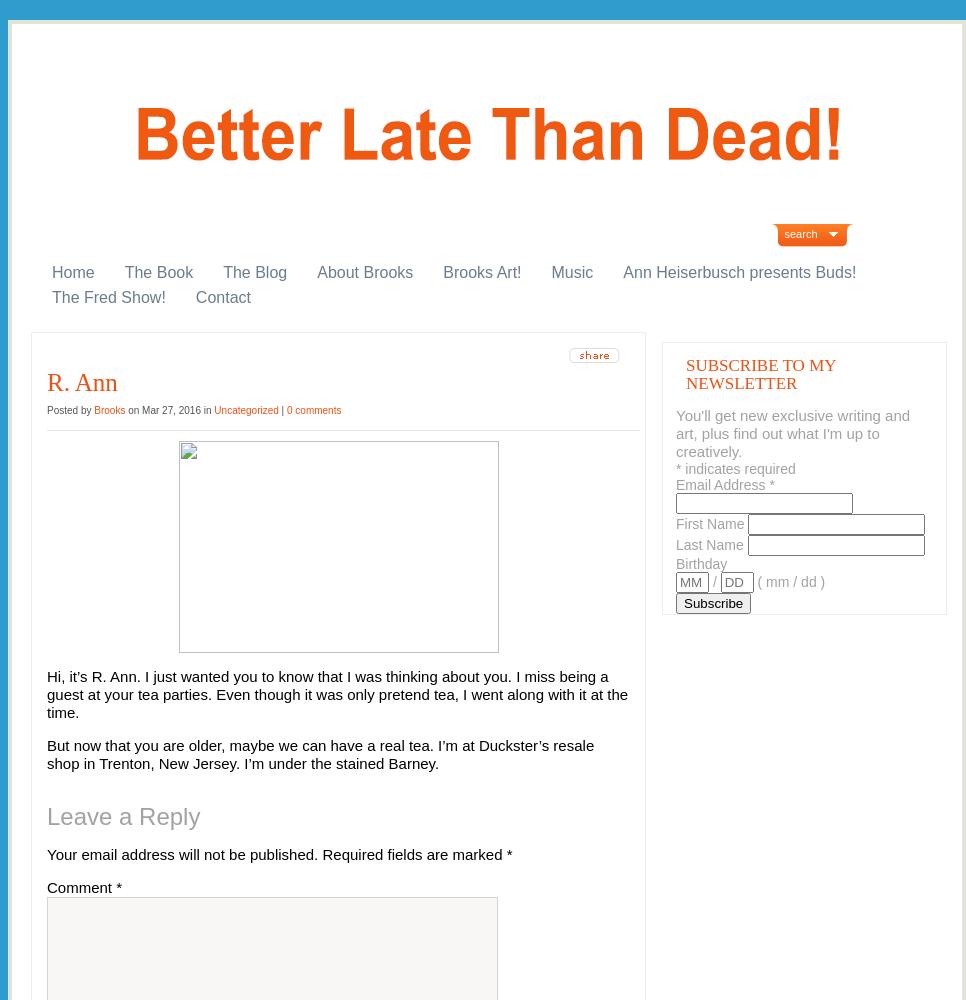  I want to click on 'R. Ann', so click(81, 382).